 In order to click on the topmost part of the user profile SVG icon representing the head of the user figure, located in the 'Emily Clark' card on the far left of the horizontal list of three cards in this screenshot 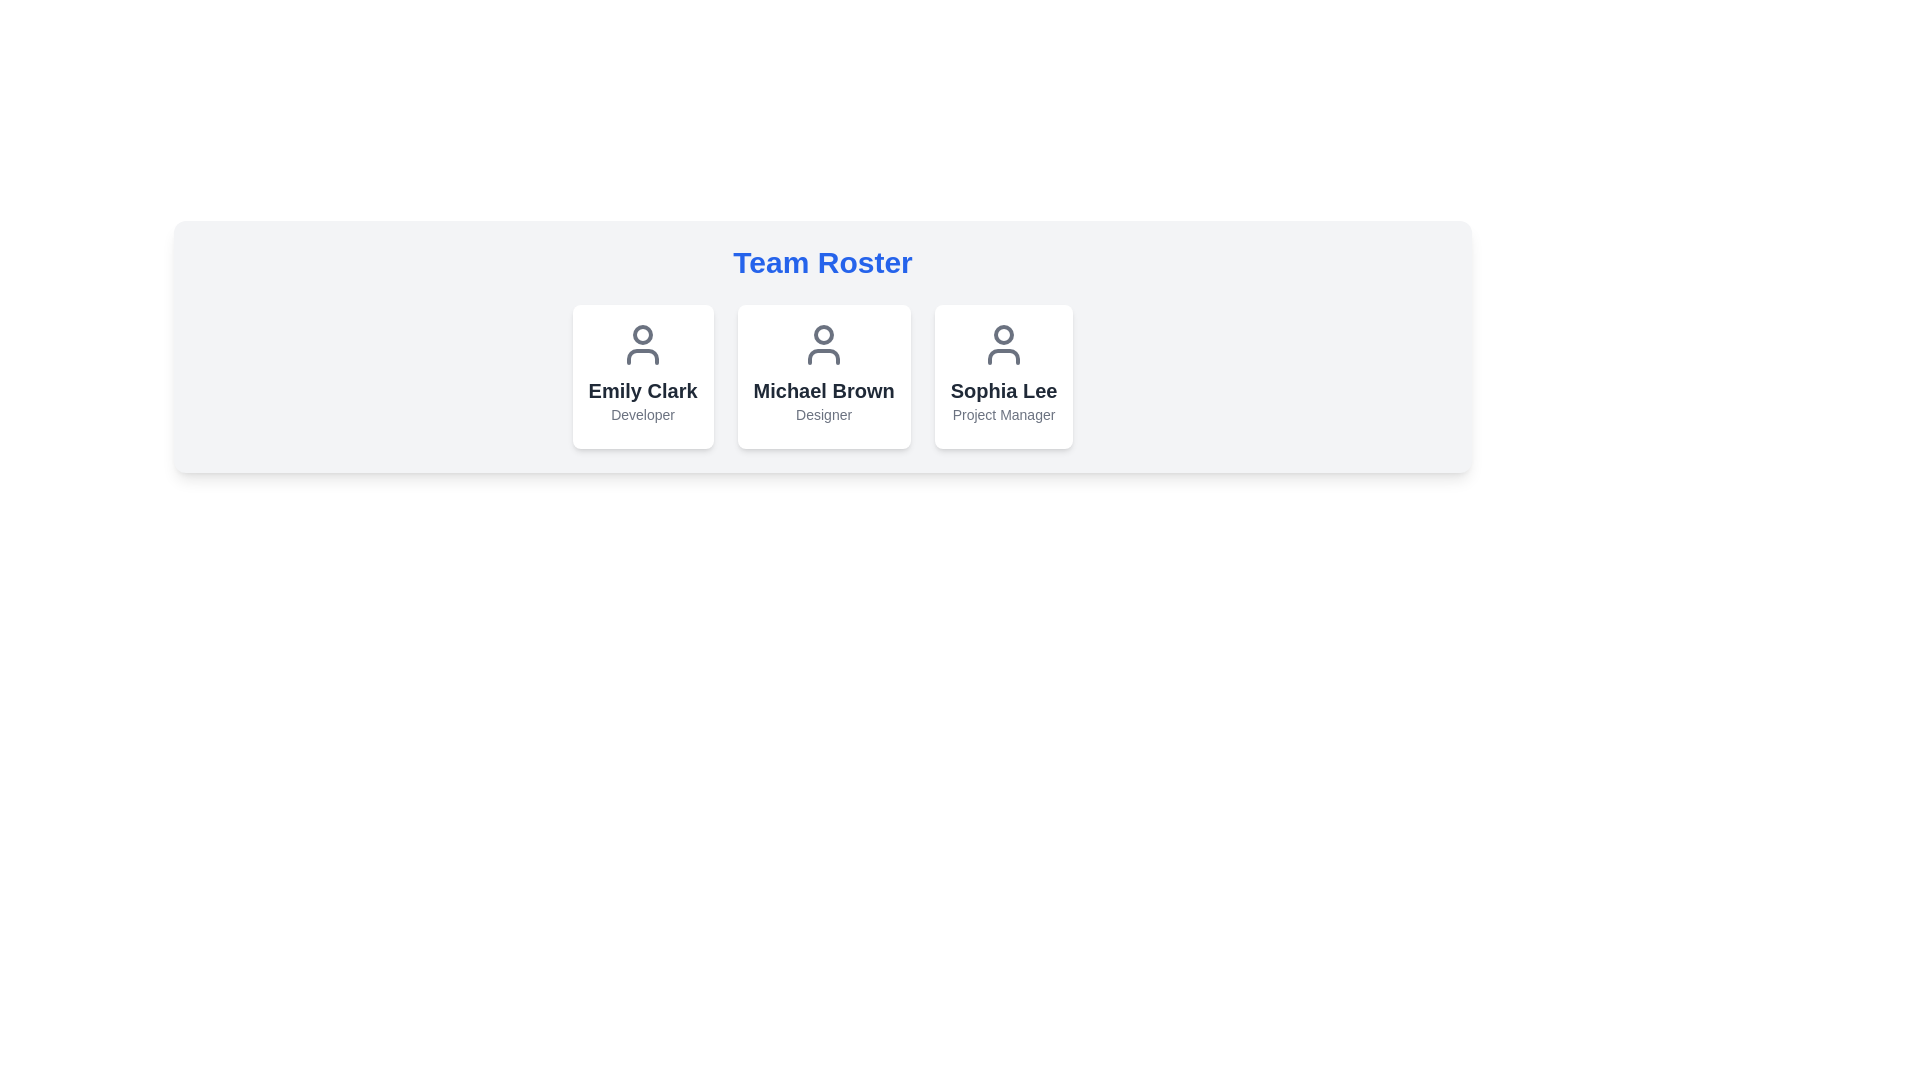, I will do `click(643, 334)`.